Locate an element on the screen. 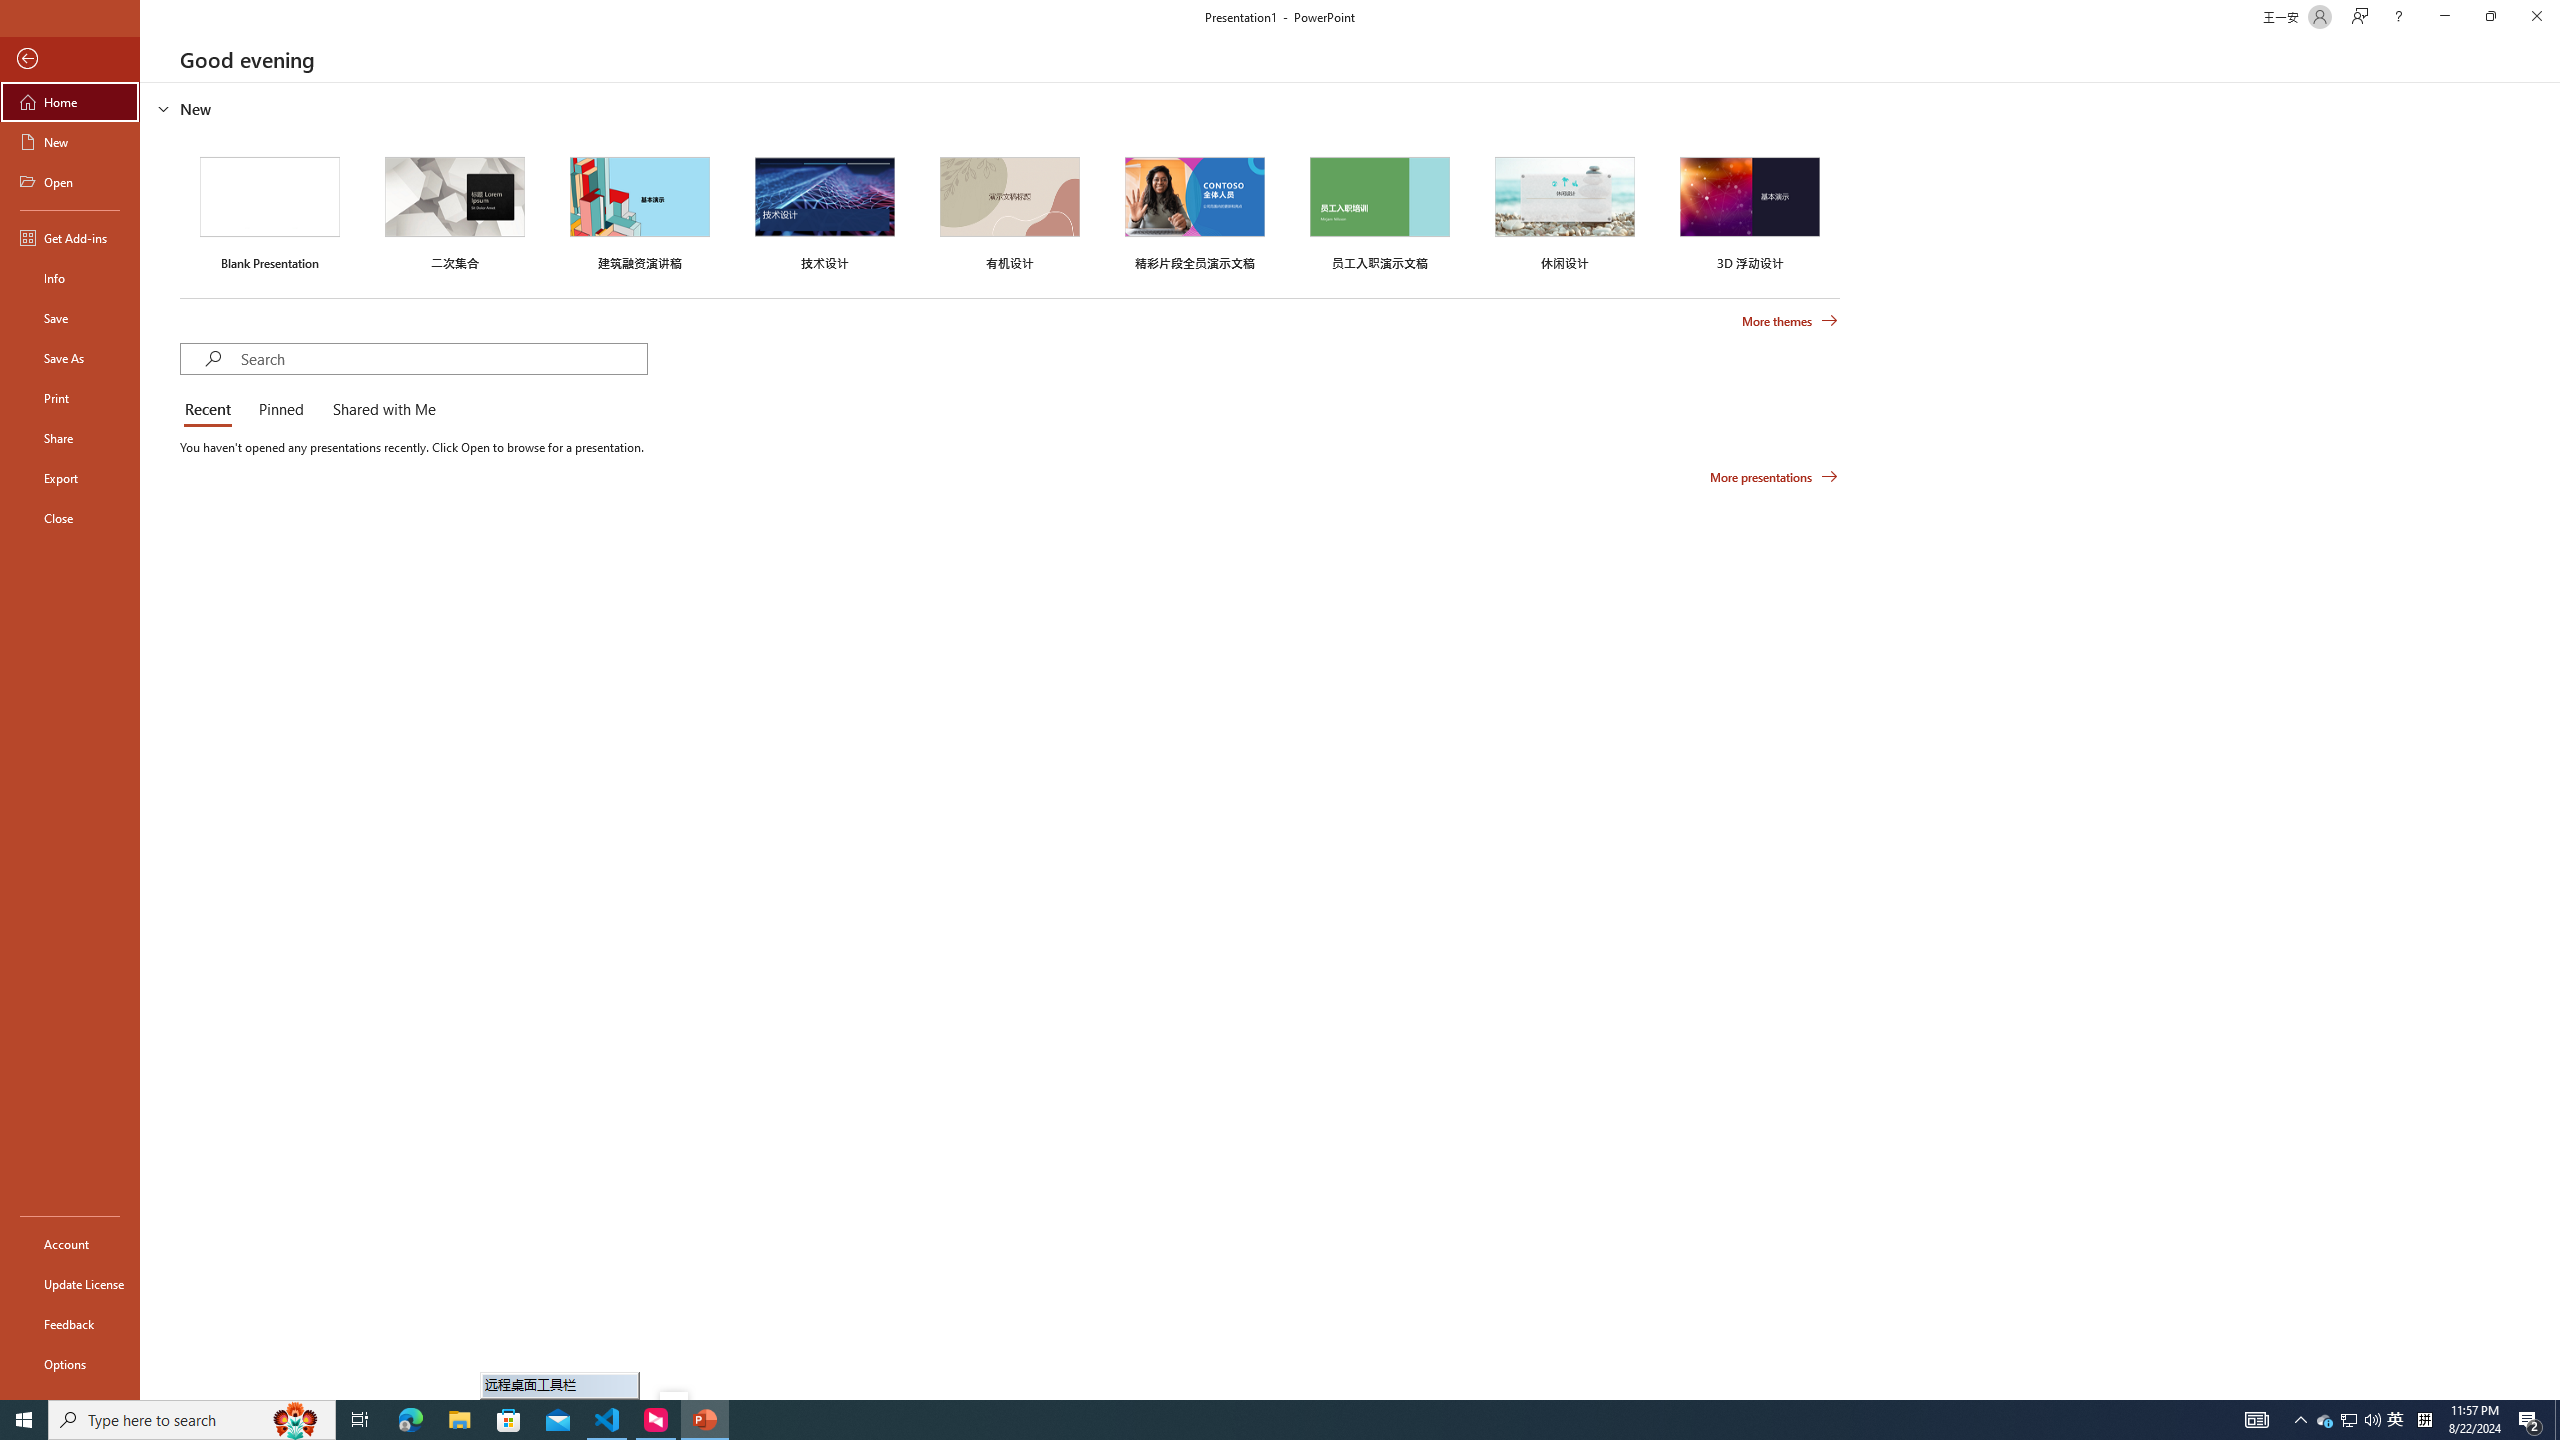 This screenshot has width=2560, height=1440. 'Info' is located at coordinates (69, 276).